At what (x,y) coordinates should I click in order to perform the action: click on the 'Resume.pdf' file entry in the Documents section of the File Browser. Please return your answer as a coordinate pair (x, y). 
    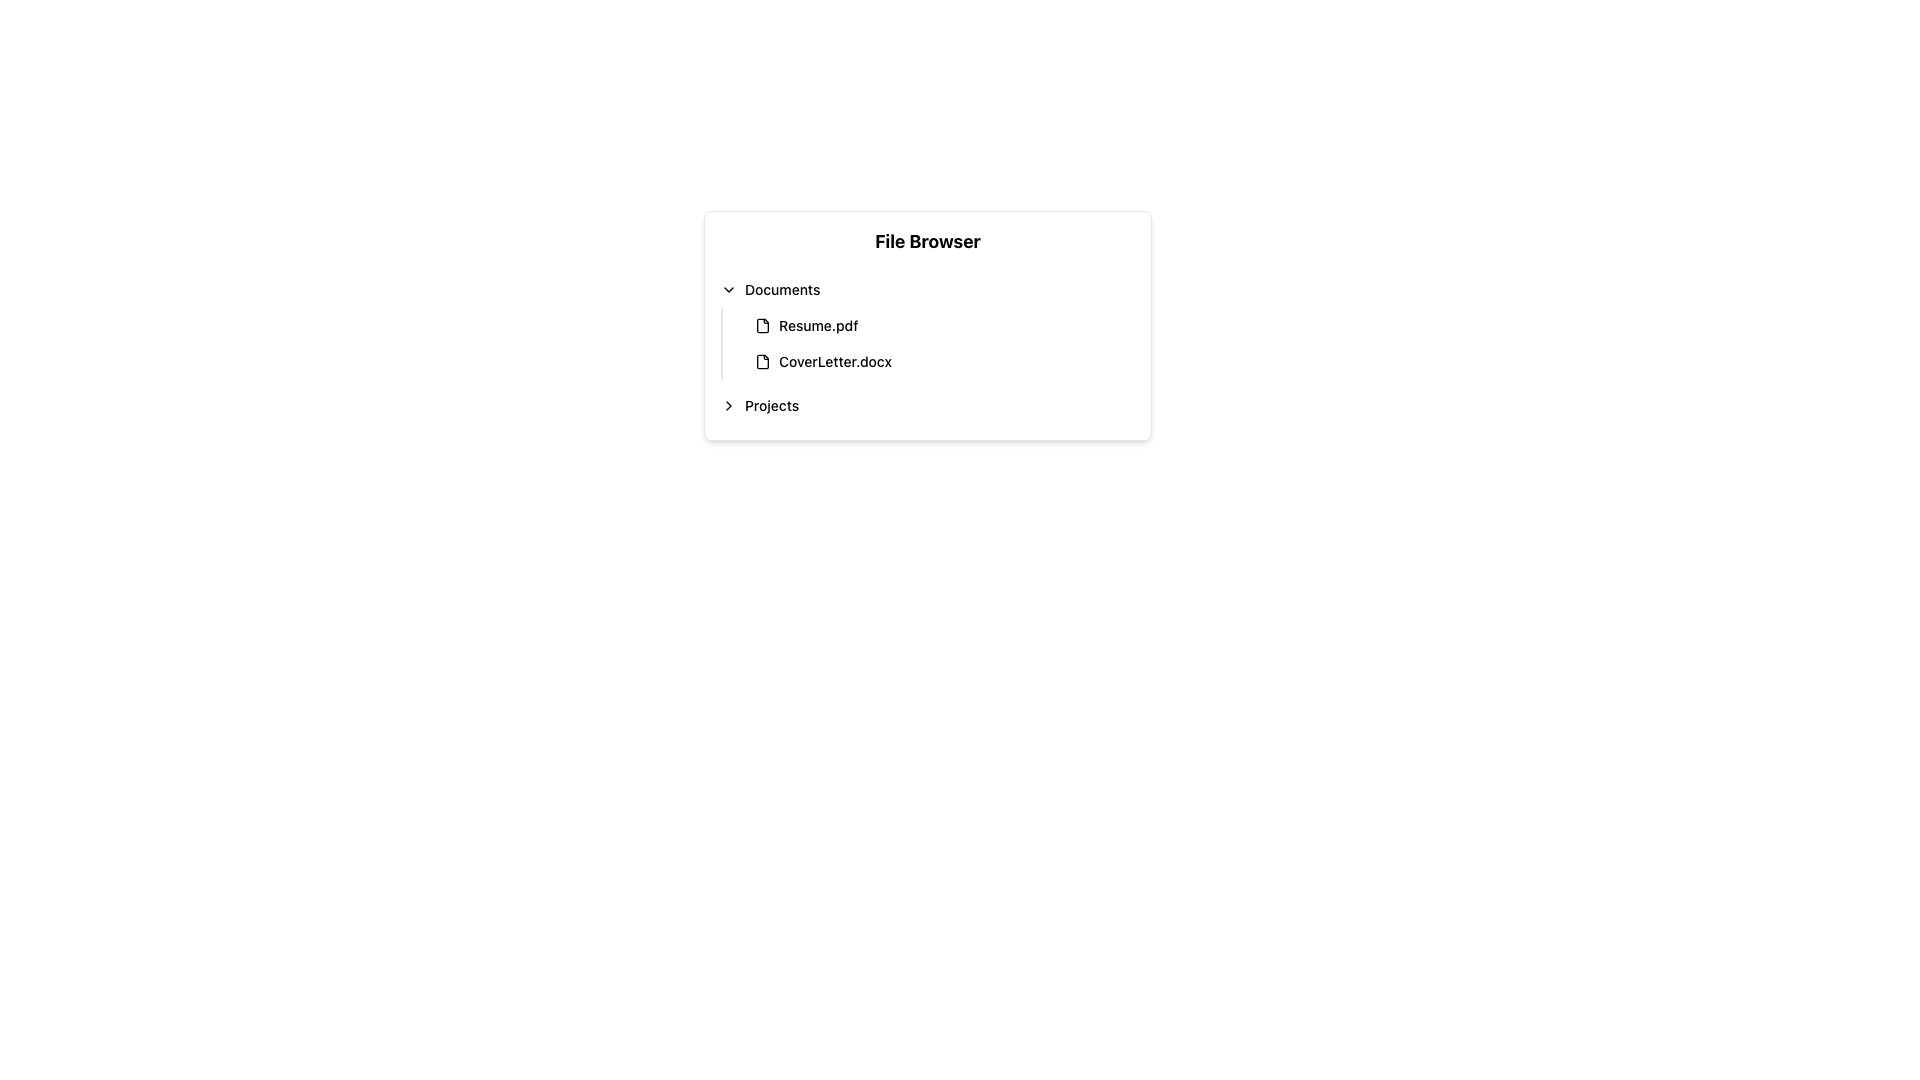
    Looking at the image, I should click on (935, 342).